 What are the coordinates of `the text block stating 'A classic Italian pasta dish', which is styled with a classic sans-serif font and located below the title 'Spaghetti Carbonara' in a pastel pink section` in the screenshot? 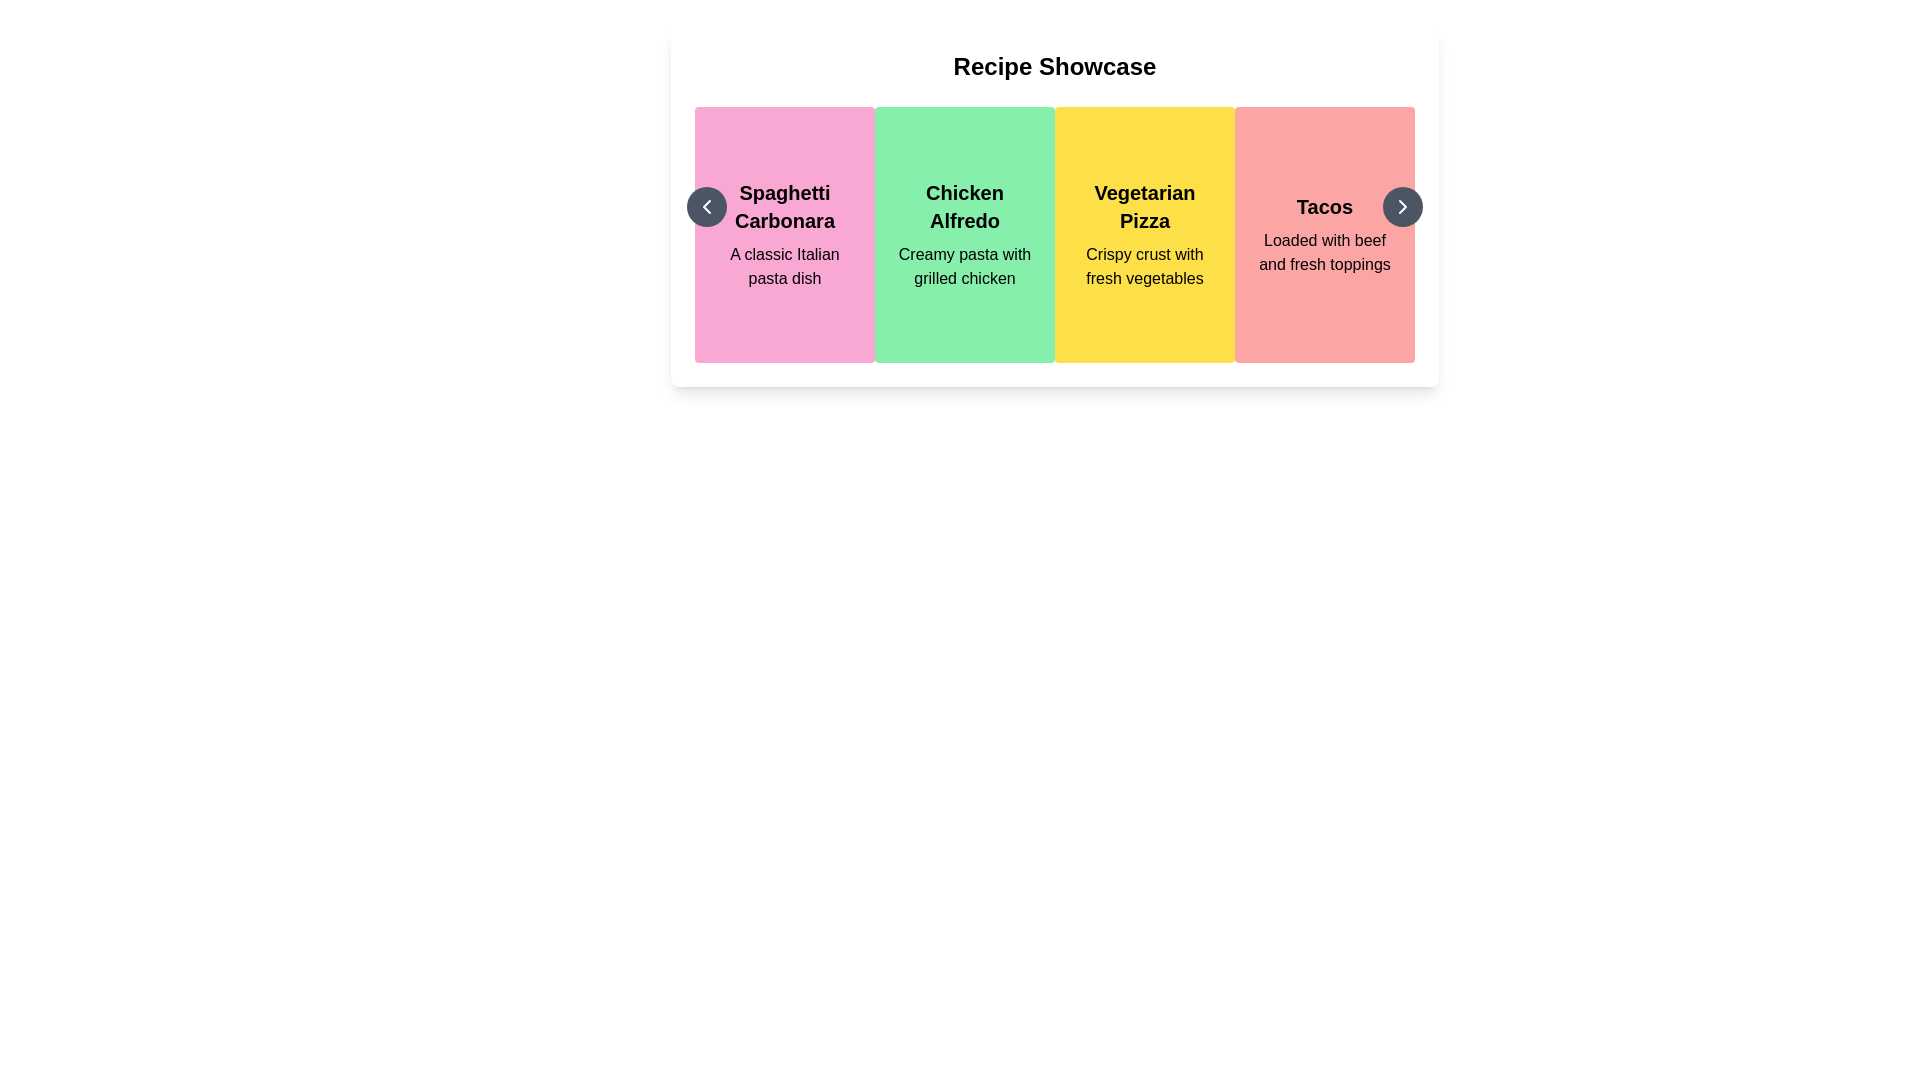 It's located at (784, 265).